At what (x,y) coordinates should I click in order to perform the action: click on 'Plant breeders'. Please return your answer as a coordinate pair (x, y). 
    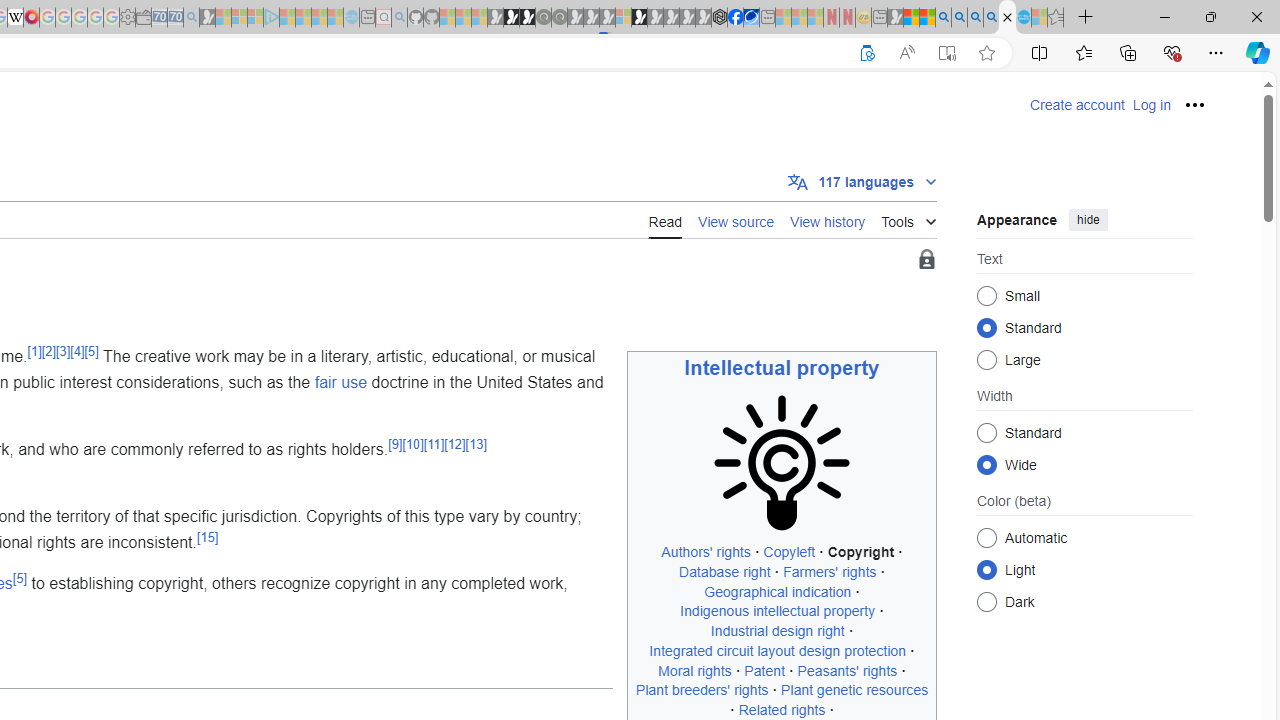
    Looking at the image, I should click on (702, 689).